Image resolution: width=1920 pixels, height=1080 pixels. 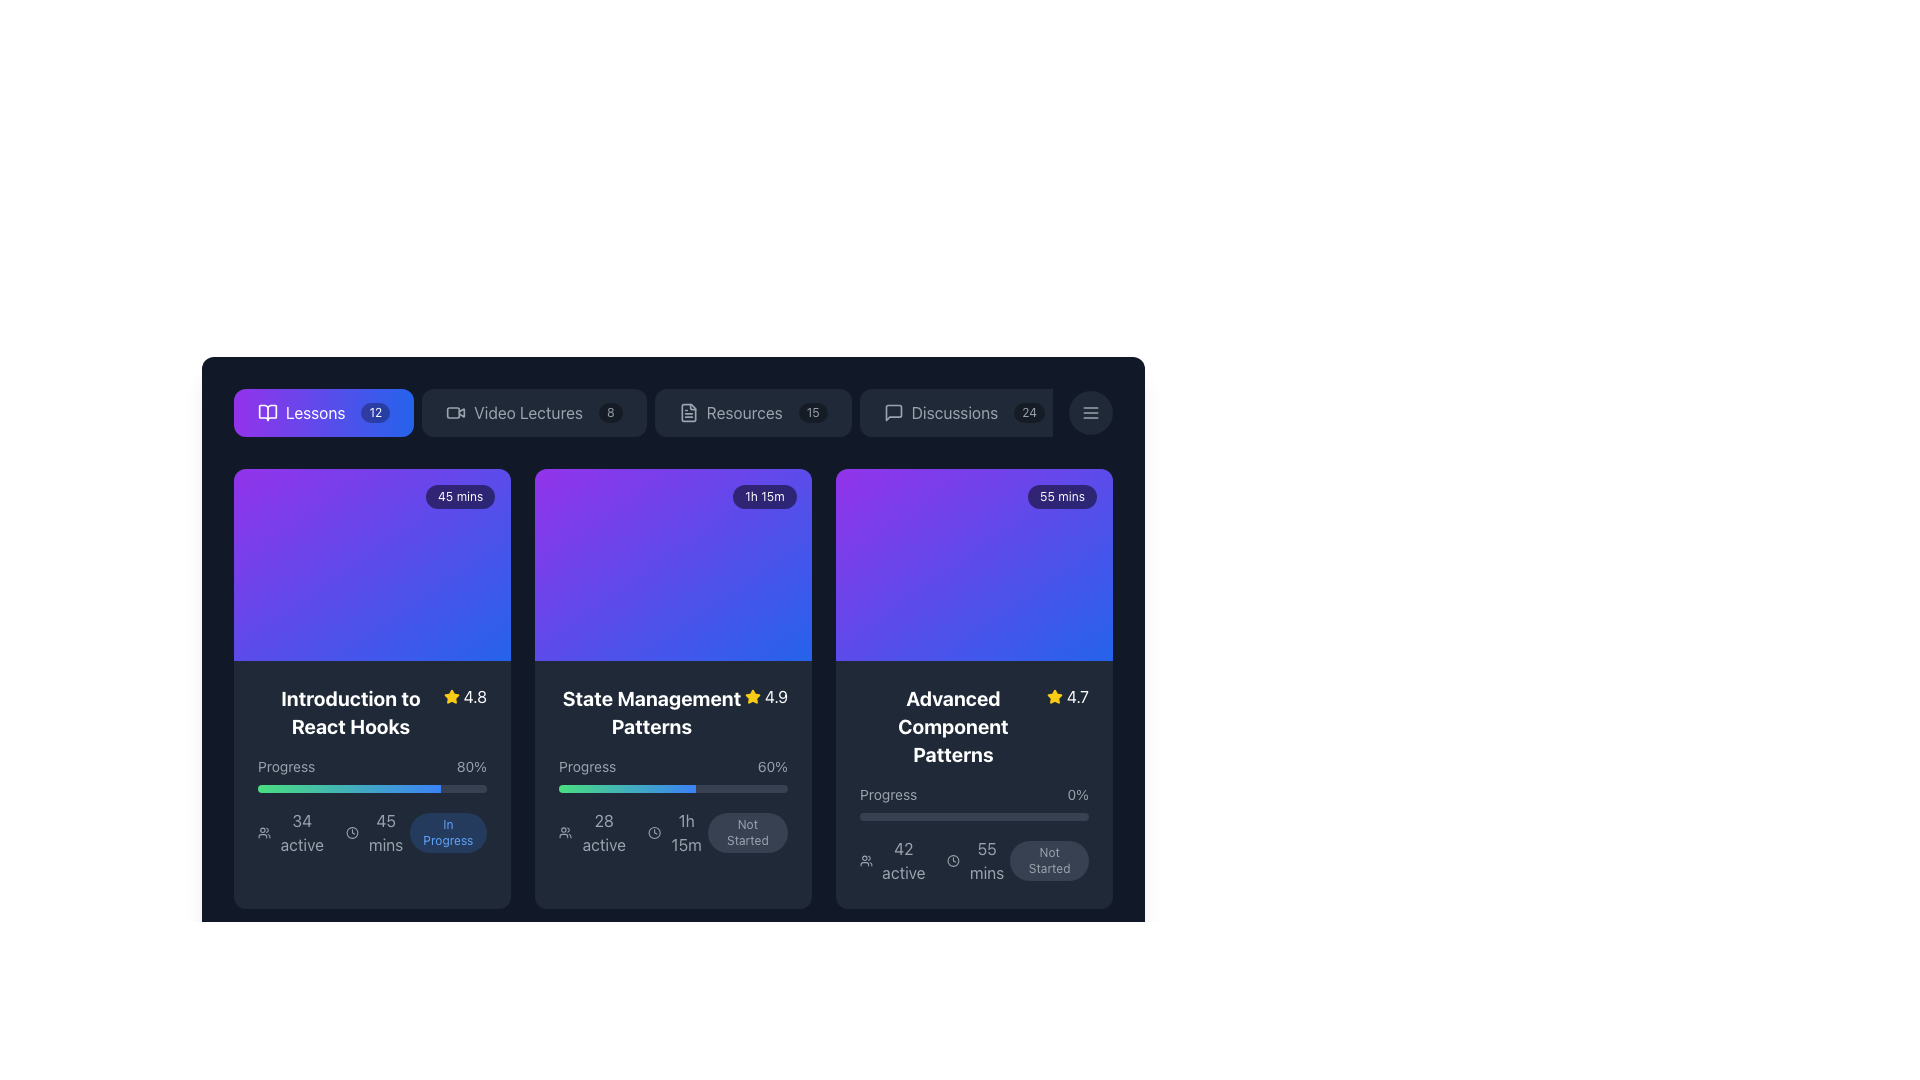 I want to click on the 'Resources' button, which is a rounded rectangular button with a paper icon and the text 'Resources' followed by a counter of '15', located in the top horizontal menu bar as the third item from the left, so click(x=752, y=411).